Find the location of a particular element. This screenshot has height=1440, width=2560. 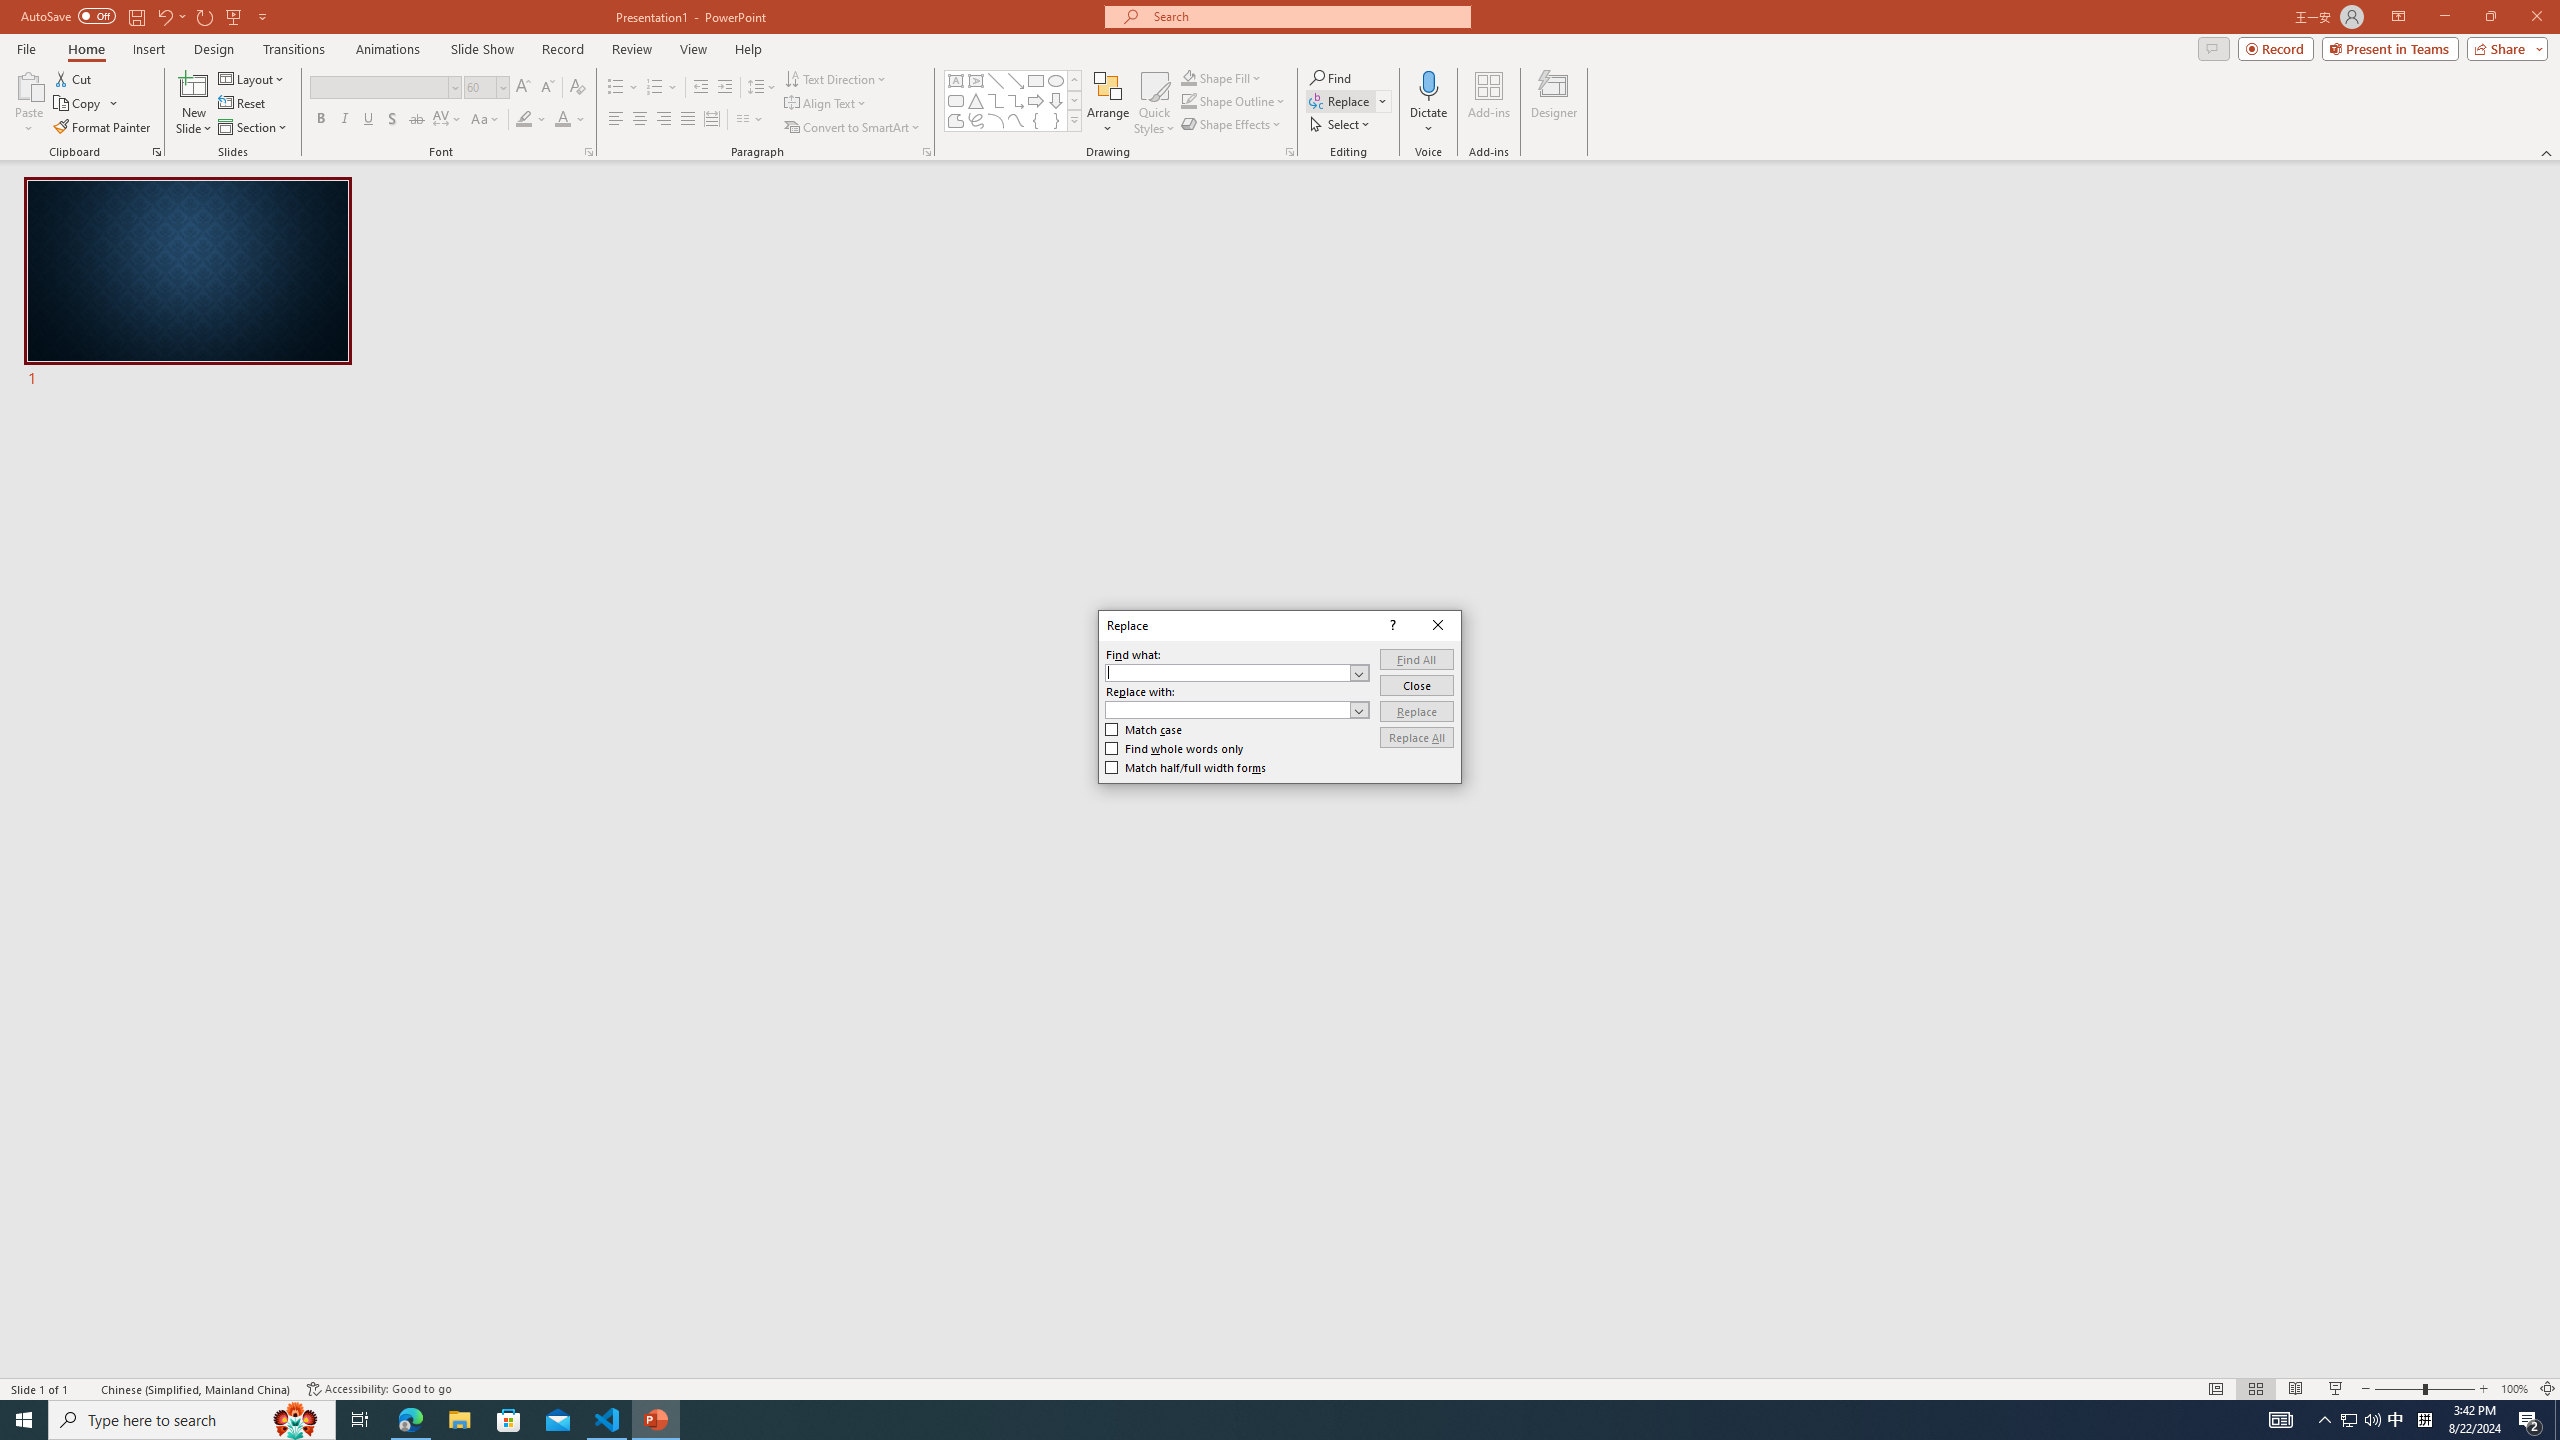

'Context help' is located at coordinates (1390, 624).